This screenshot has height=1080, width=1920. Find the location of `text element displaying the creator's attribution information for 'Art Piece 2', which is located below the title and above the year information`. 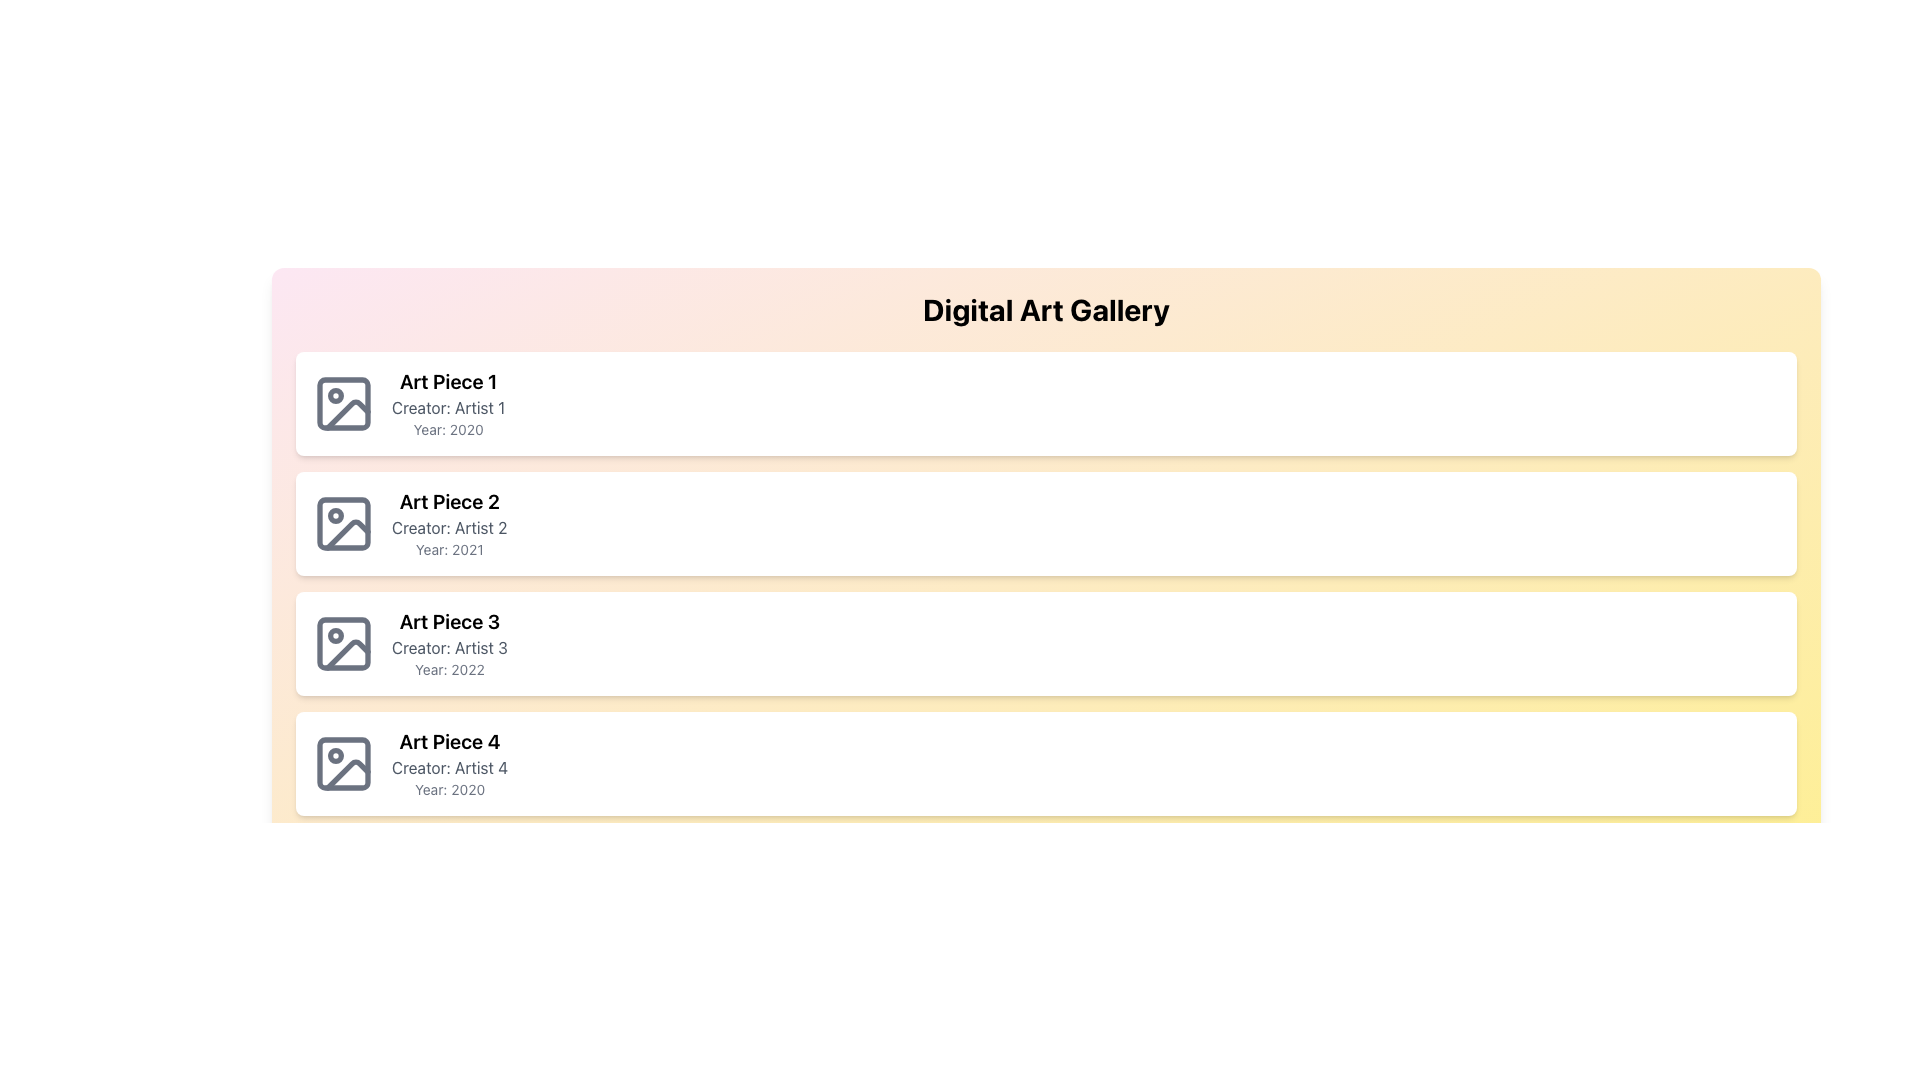

text element displaying the creator's attribution information for 'Art Piece 2', which is located below the title and above the year information is located at coordinates (448, 527).